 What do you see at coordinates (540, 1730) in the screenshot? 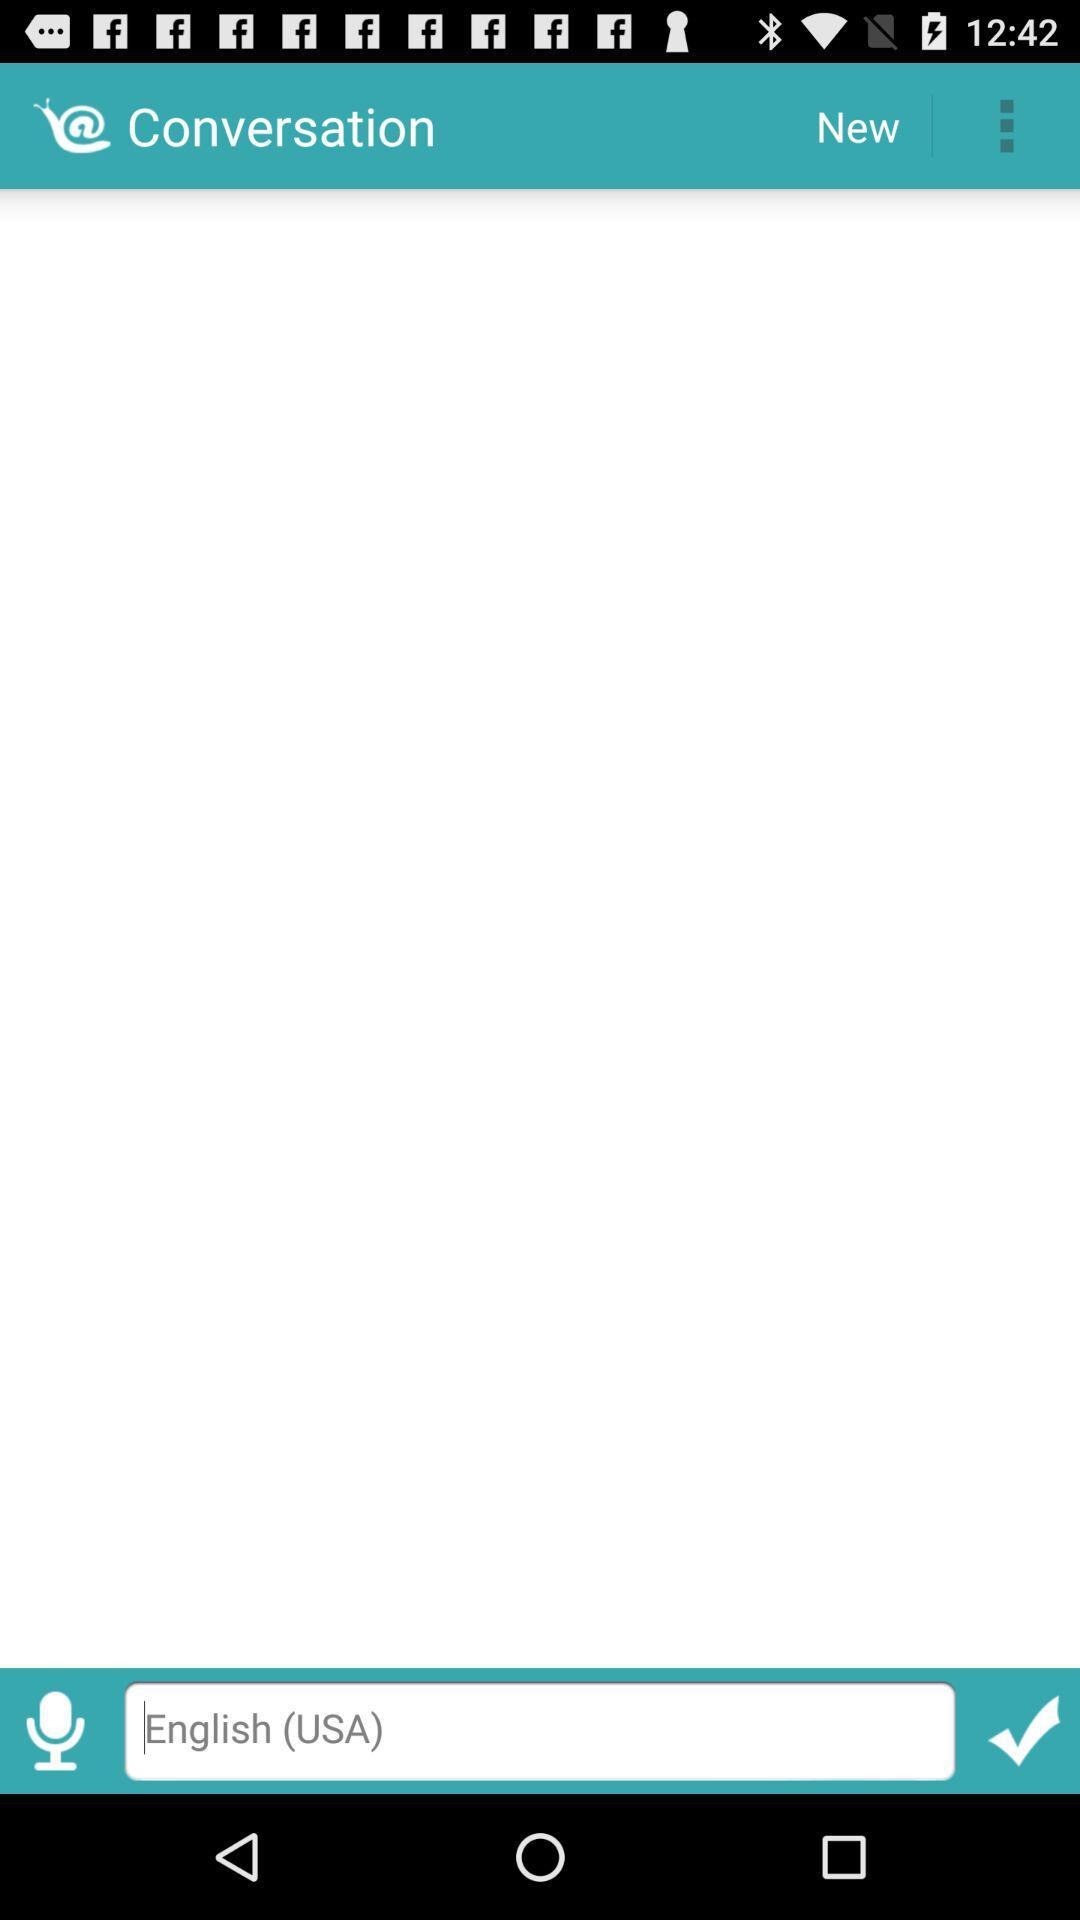
I see `type here` at bounding box center [540, 1730].